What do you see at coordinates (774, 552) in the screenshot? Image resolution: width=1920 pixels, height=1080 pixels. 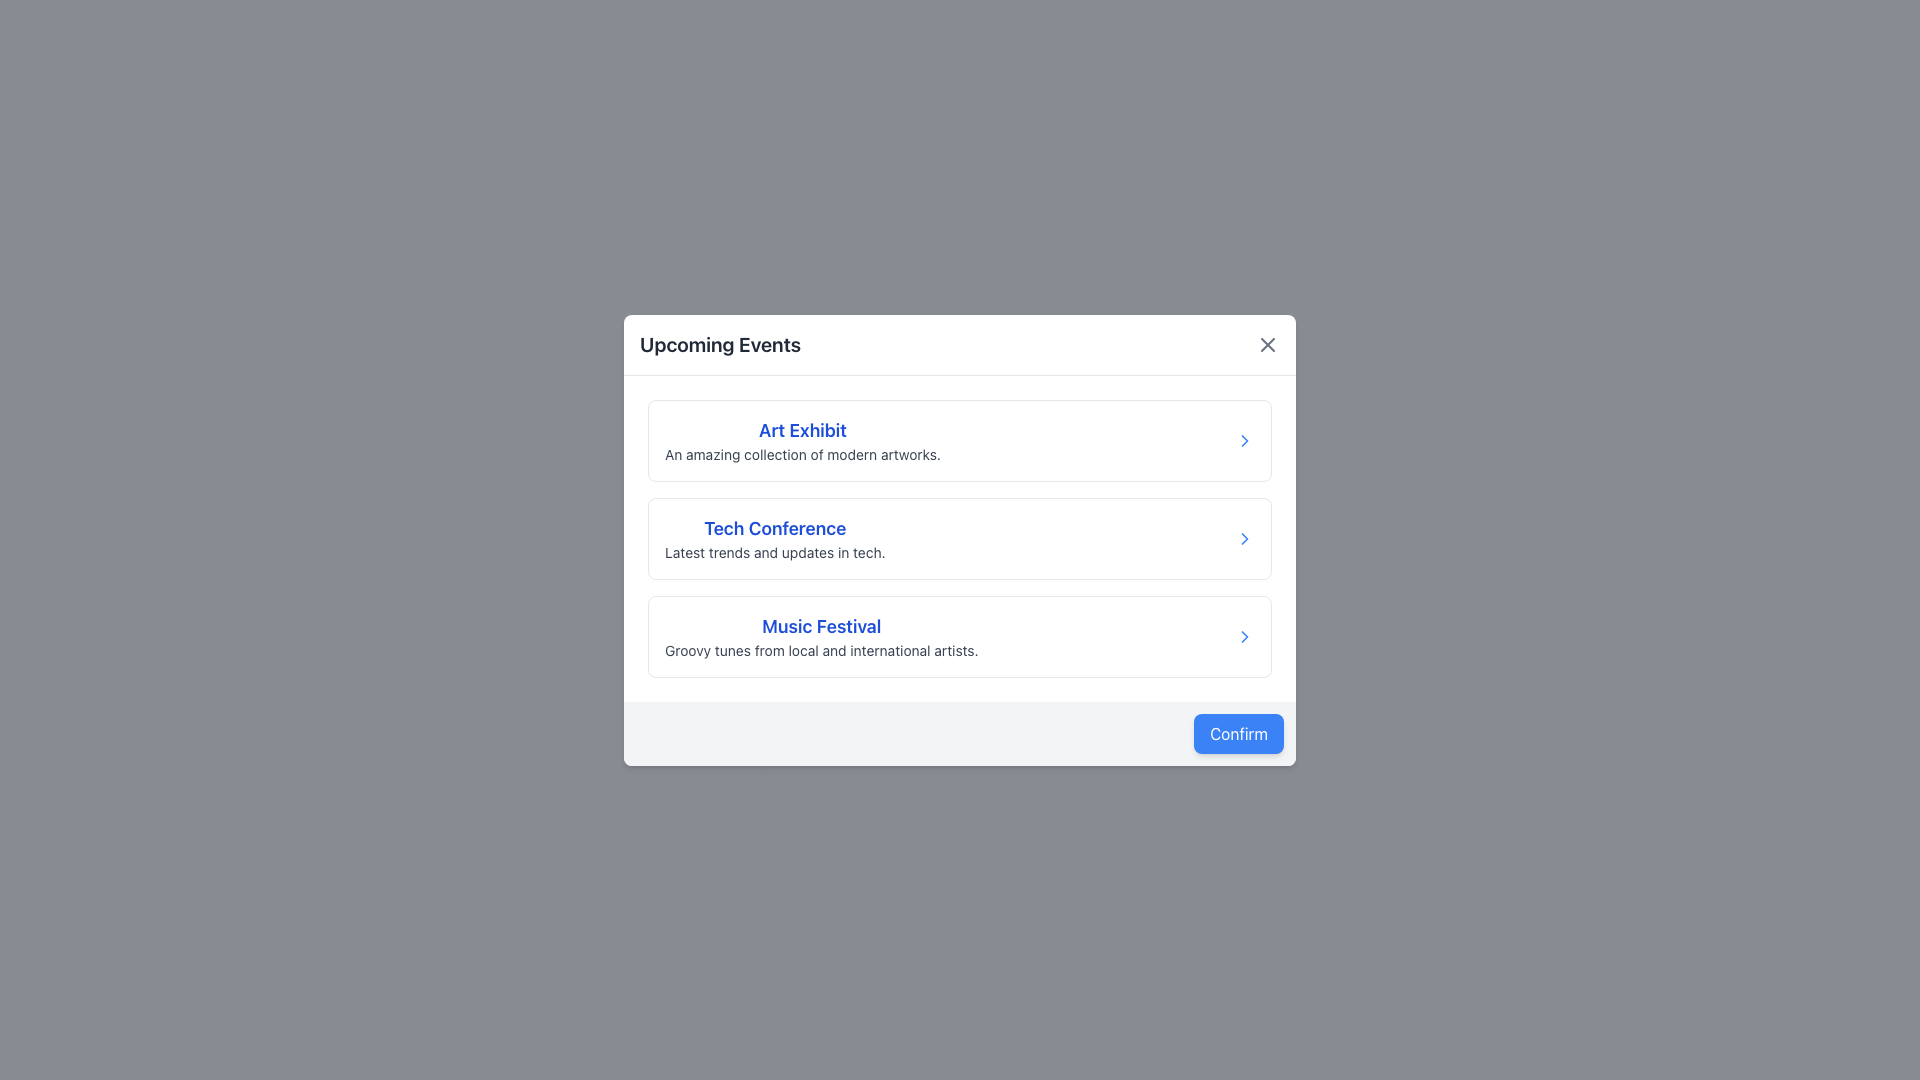 I see `the text descriptor located in the second item of the vertically stacked list within the 'Upcoming Events' modal, directly beneath the title 'Tech Conference.'` at bounding box center [774, 552].